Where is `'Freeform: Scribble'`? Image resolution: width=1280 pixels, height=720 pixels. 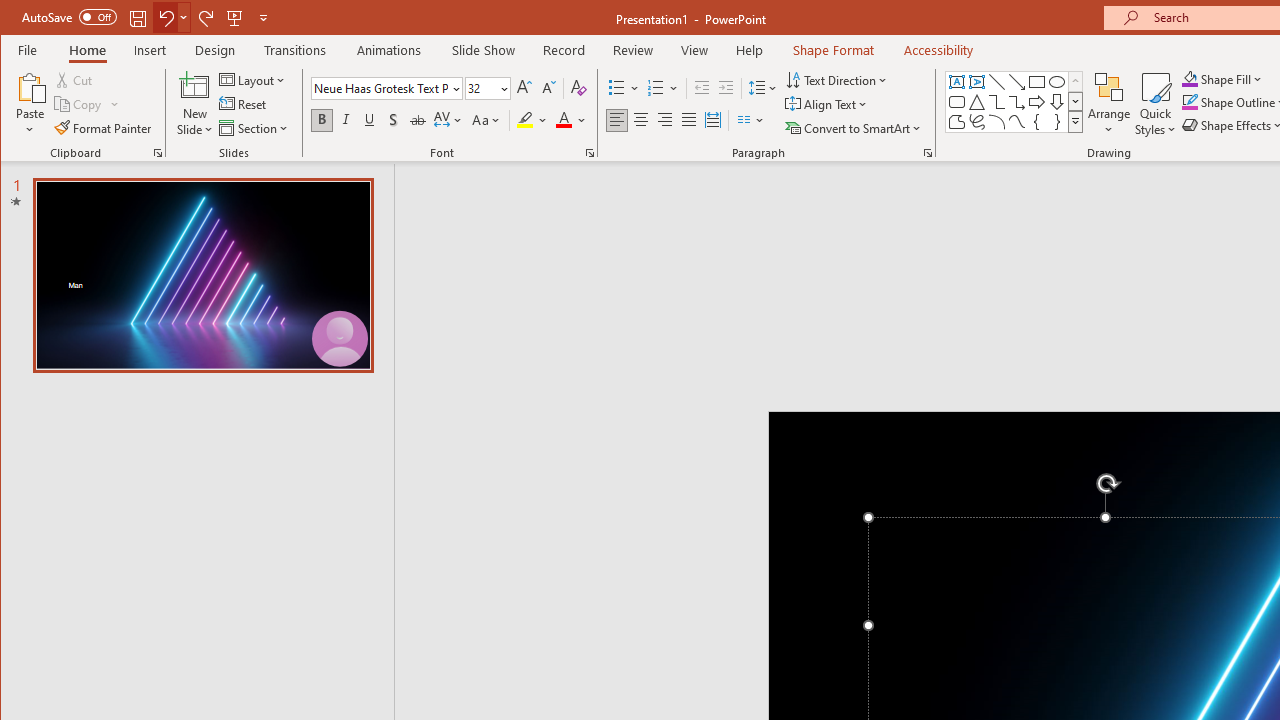
'Freeform: Scribble' is located at coordinates (976, 122).